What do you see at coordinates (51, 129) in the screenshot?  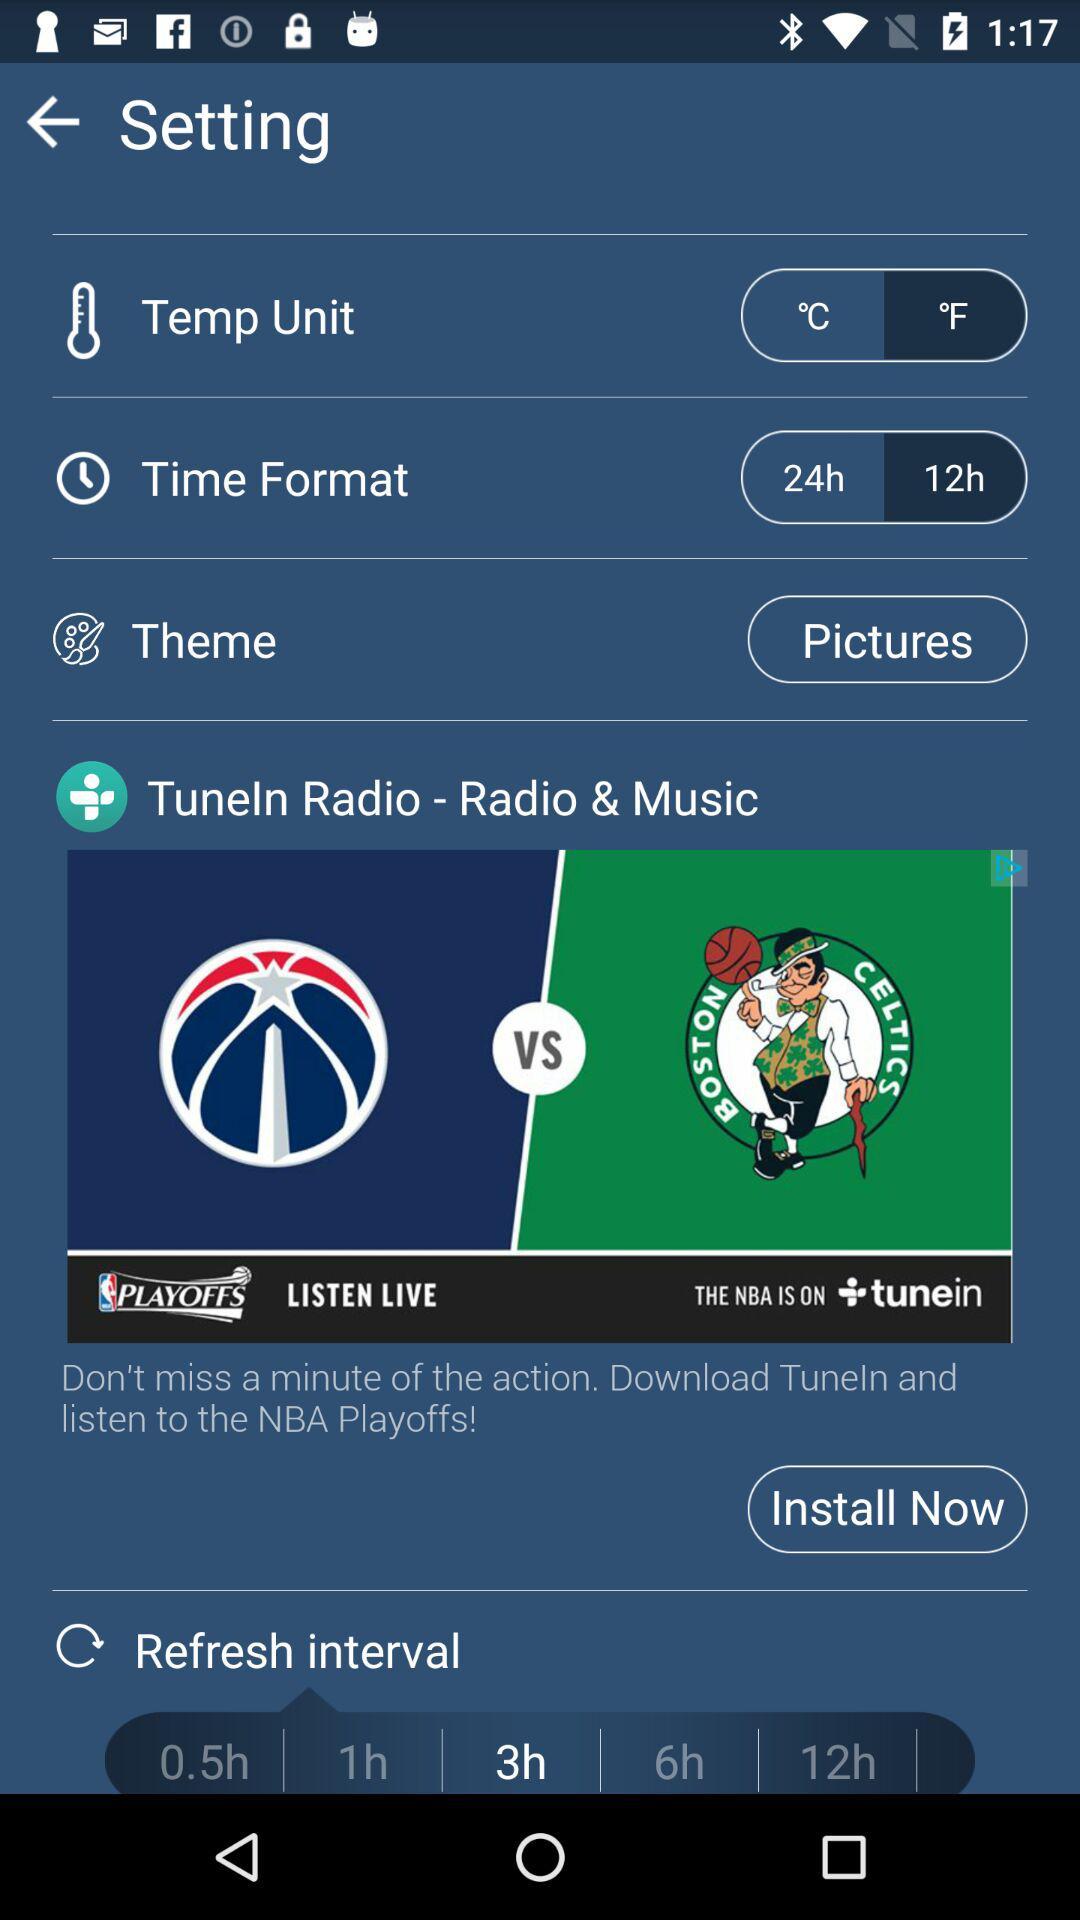 I see `the arrow_backward icon` at bounding box center [51, 129].